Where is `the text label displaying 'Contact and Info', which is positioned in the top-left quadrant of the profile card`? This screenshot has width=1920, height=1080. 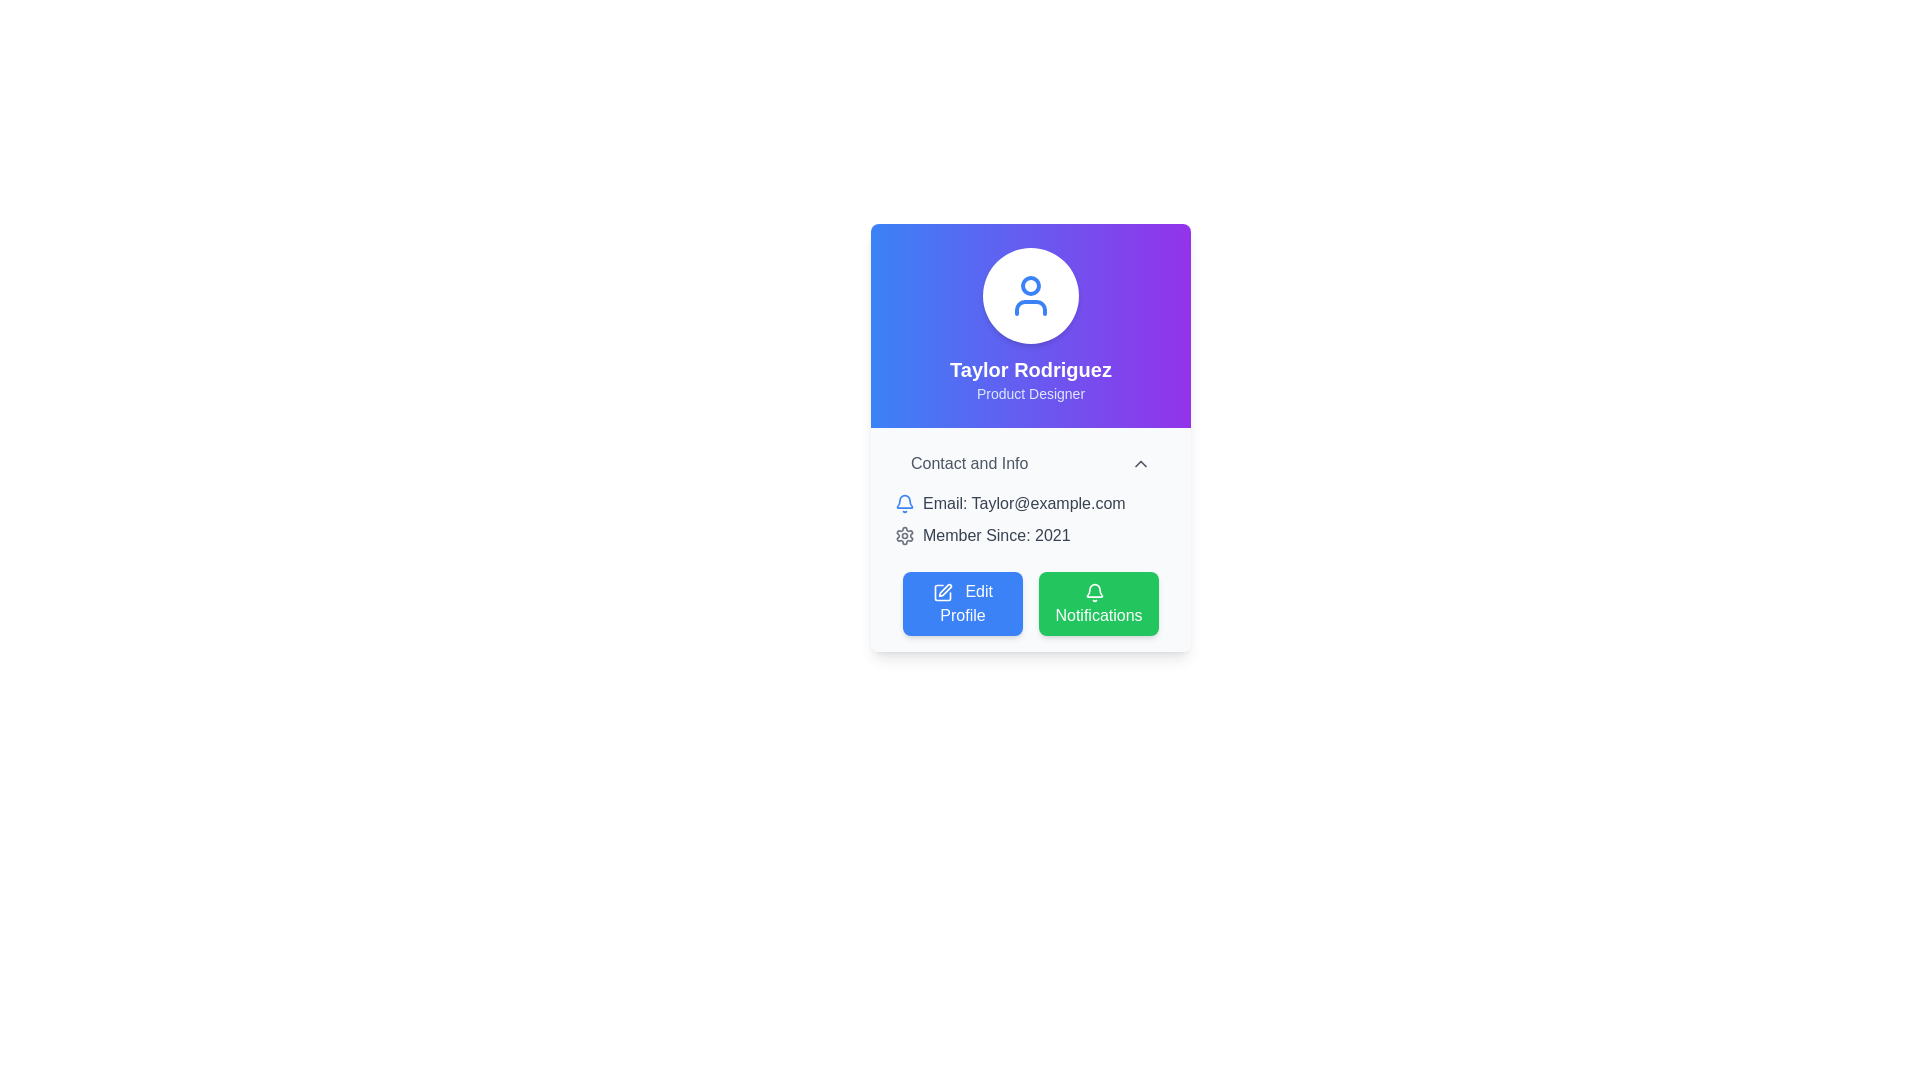
the text label displaying 'Contact and Info', which is positioned in the top-left quadrant of the profile card is located at coordinates (969, 463).